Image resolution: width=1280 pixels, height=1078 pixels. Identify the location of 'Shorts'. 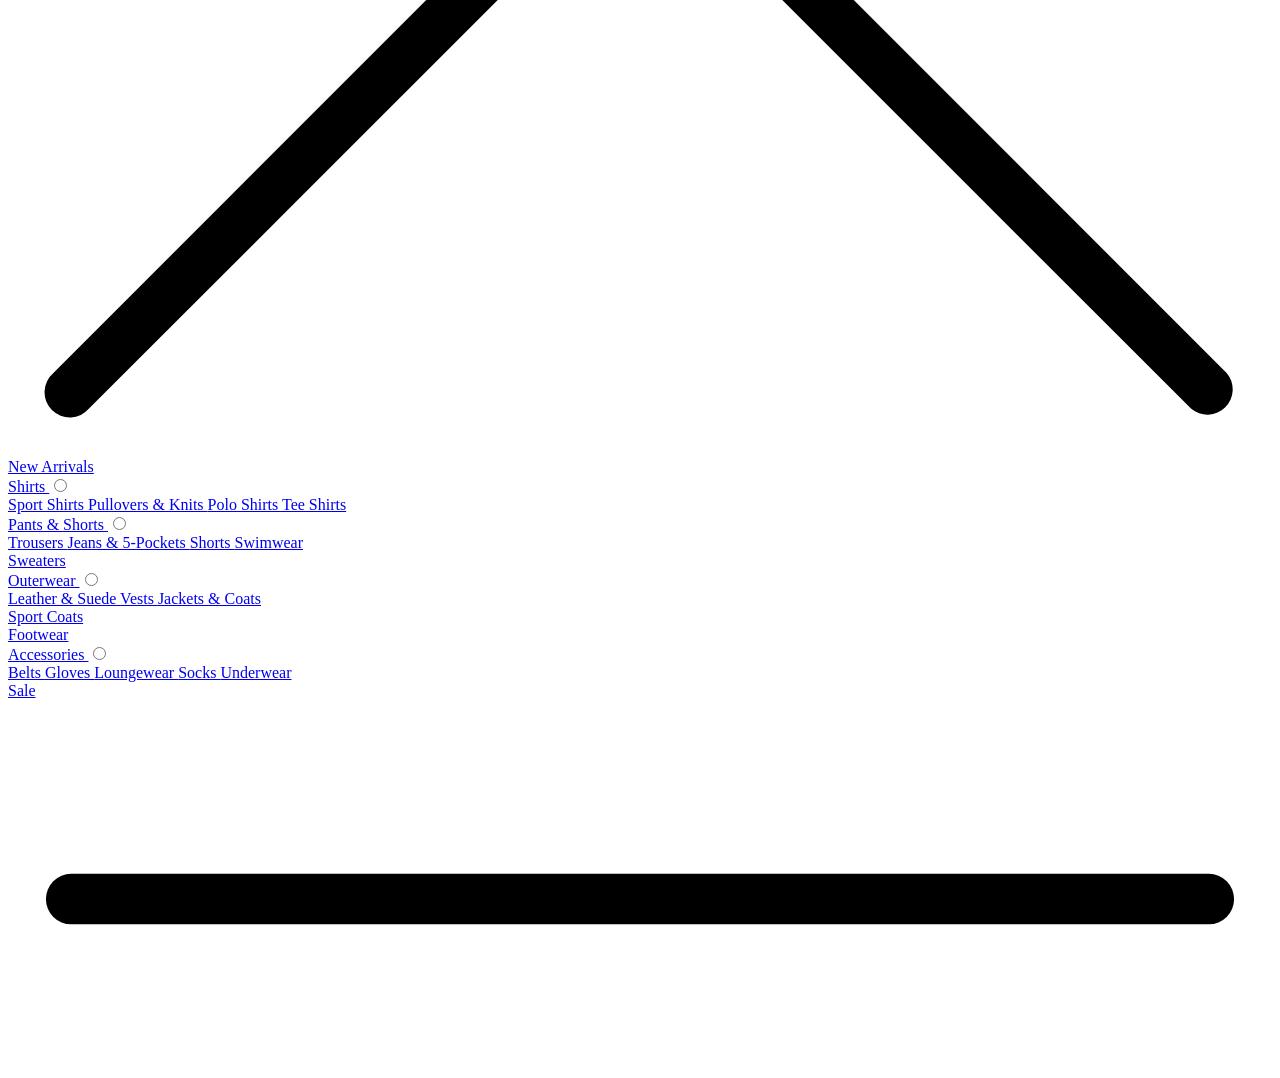
(211, 541).